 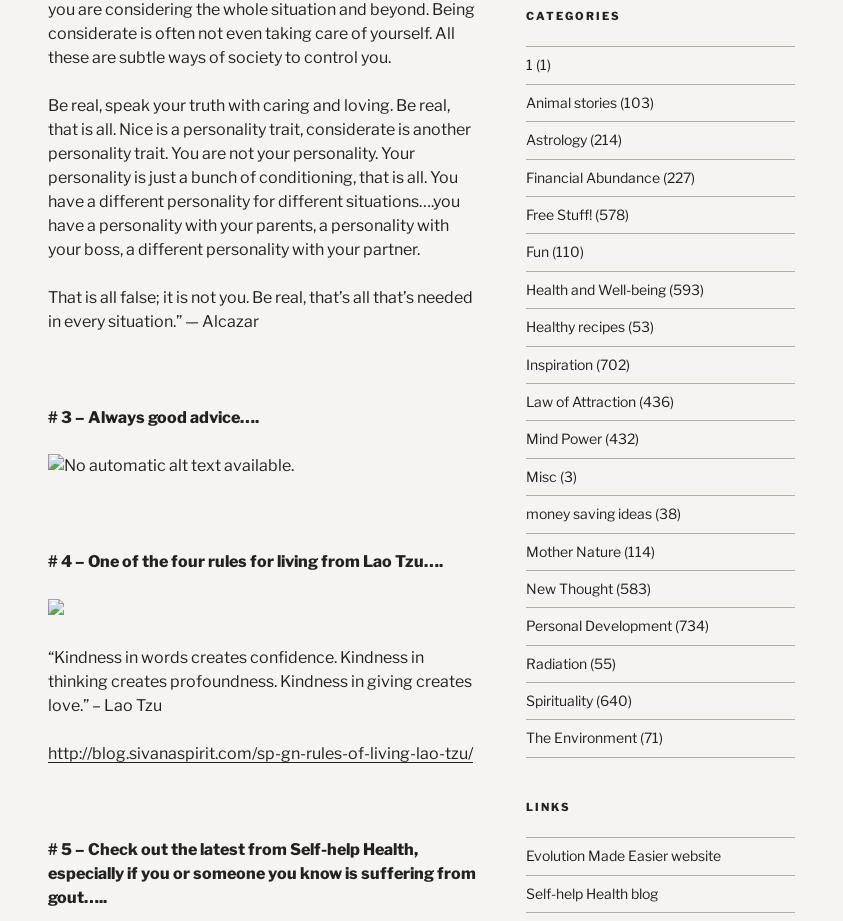 What do you see at coordinates (591, 700) in the screenshot?
I see `'(640)'` at bounding box center [591, 700].